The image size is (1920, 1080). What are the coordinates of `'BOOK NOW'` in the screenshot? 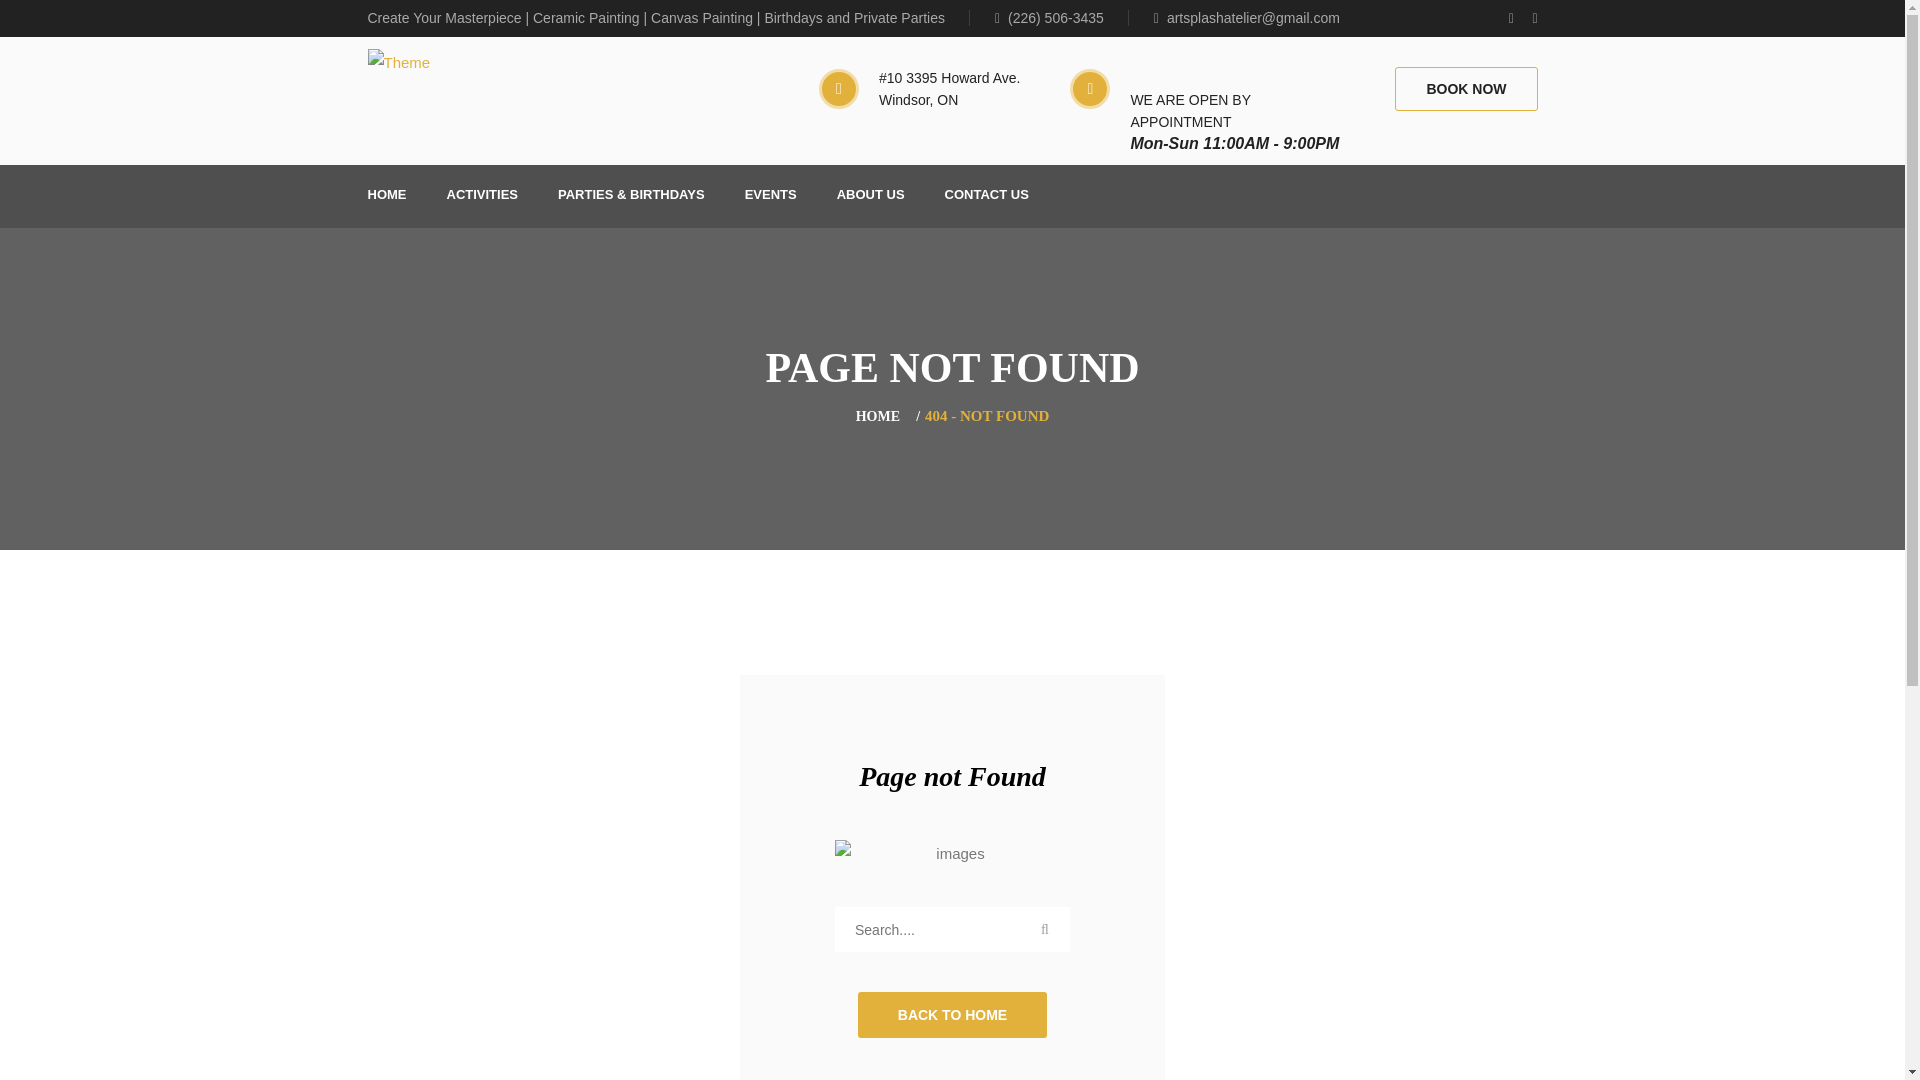 It's located at (1465, 87).